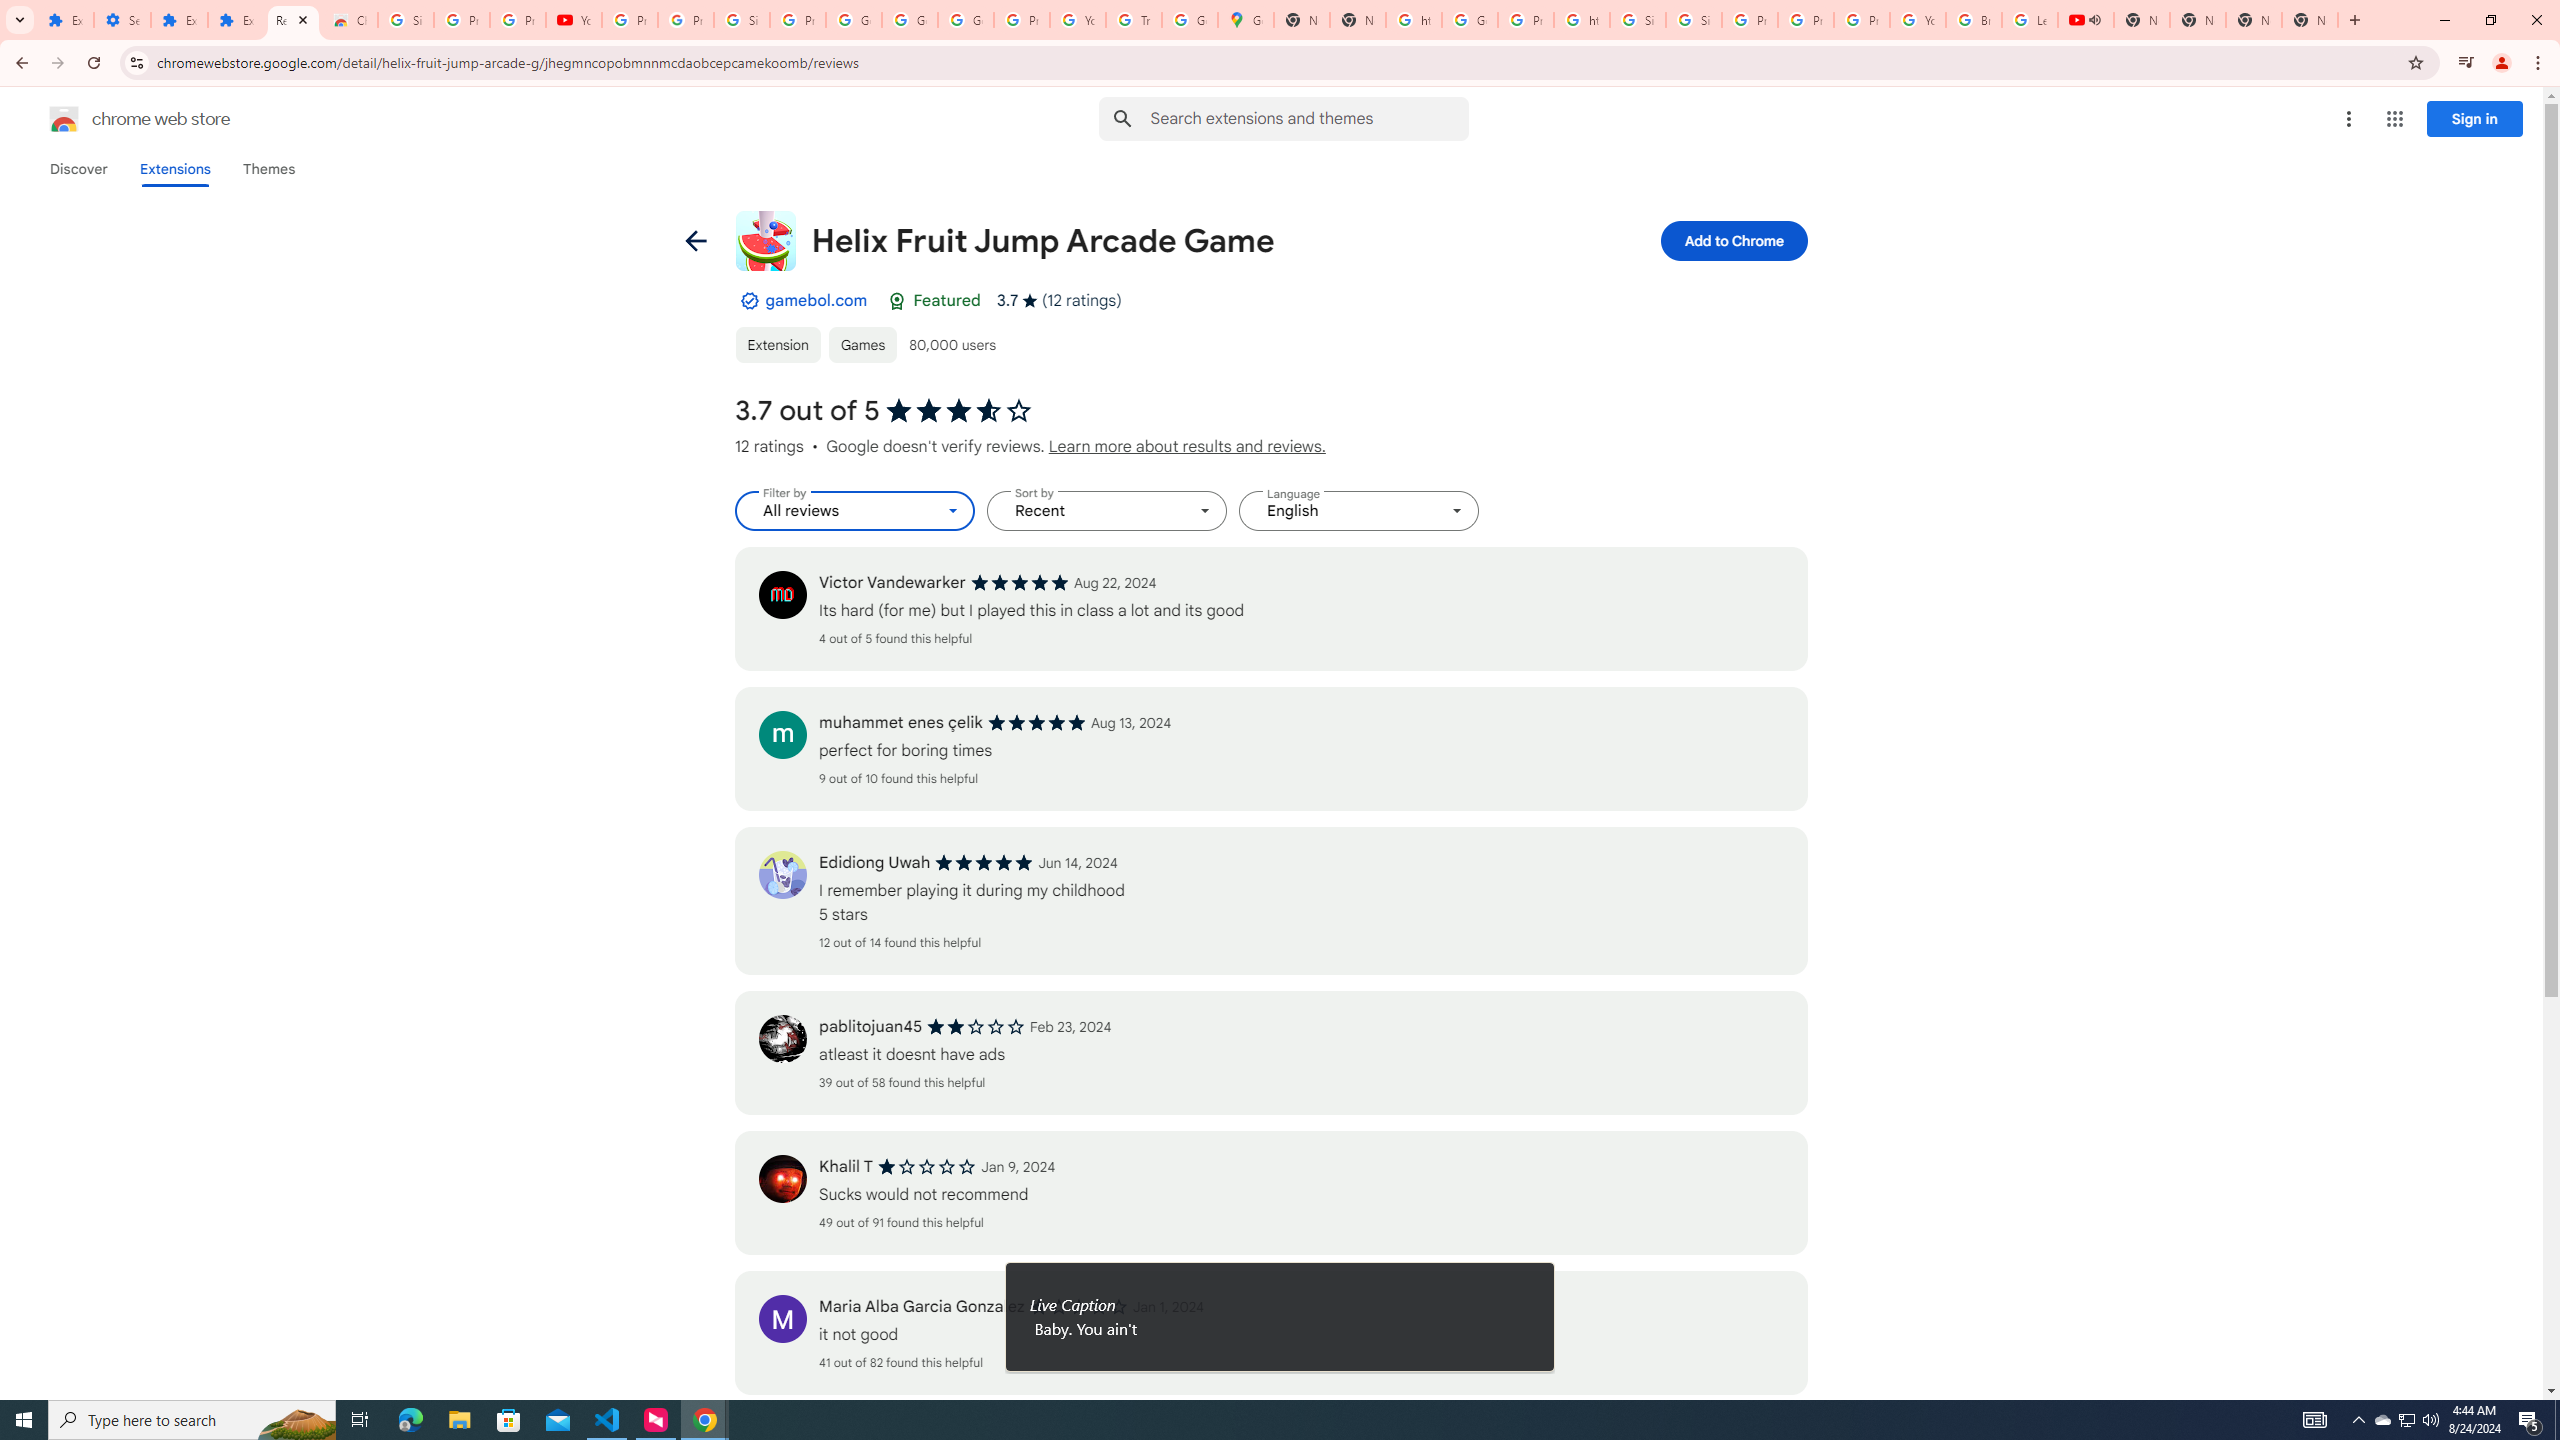 Image resolution: width=2560 pixels, height=1440 pixels. Describe the element at coordinates (1692, 19) in the screenshot. I see `'Sign in - Google Accounts'` at that location.